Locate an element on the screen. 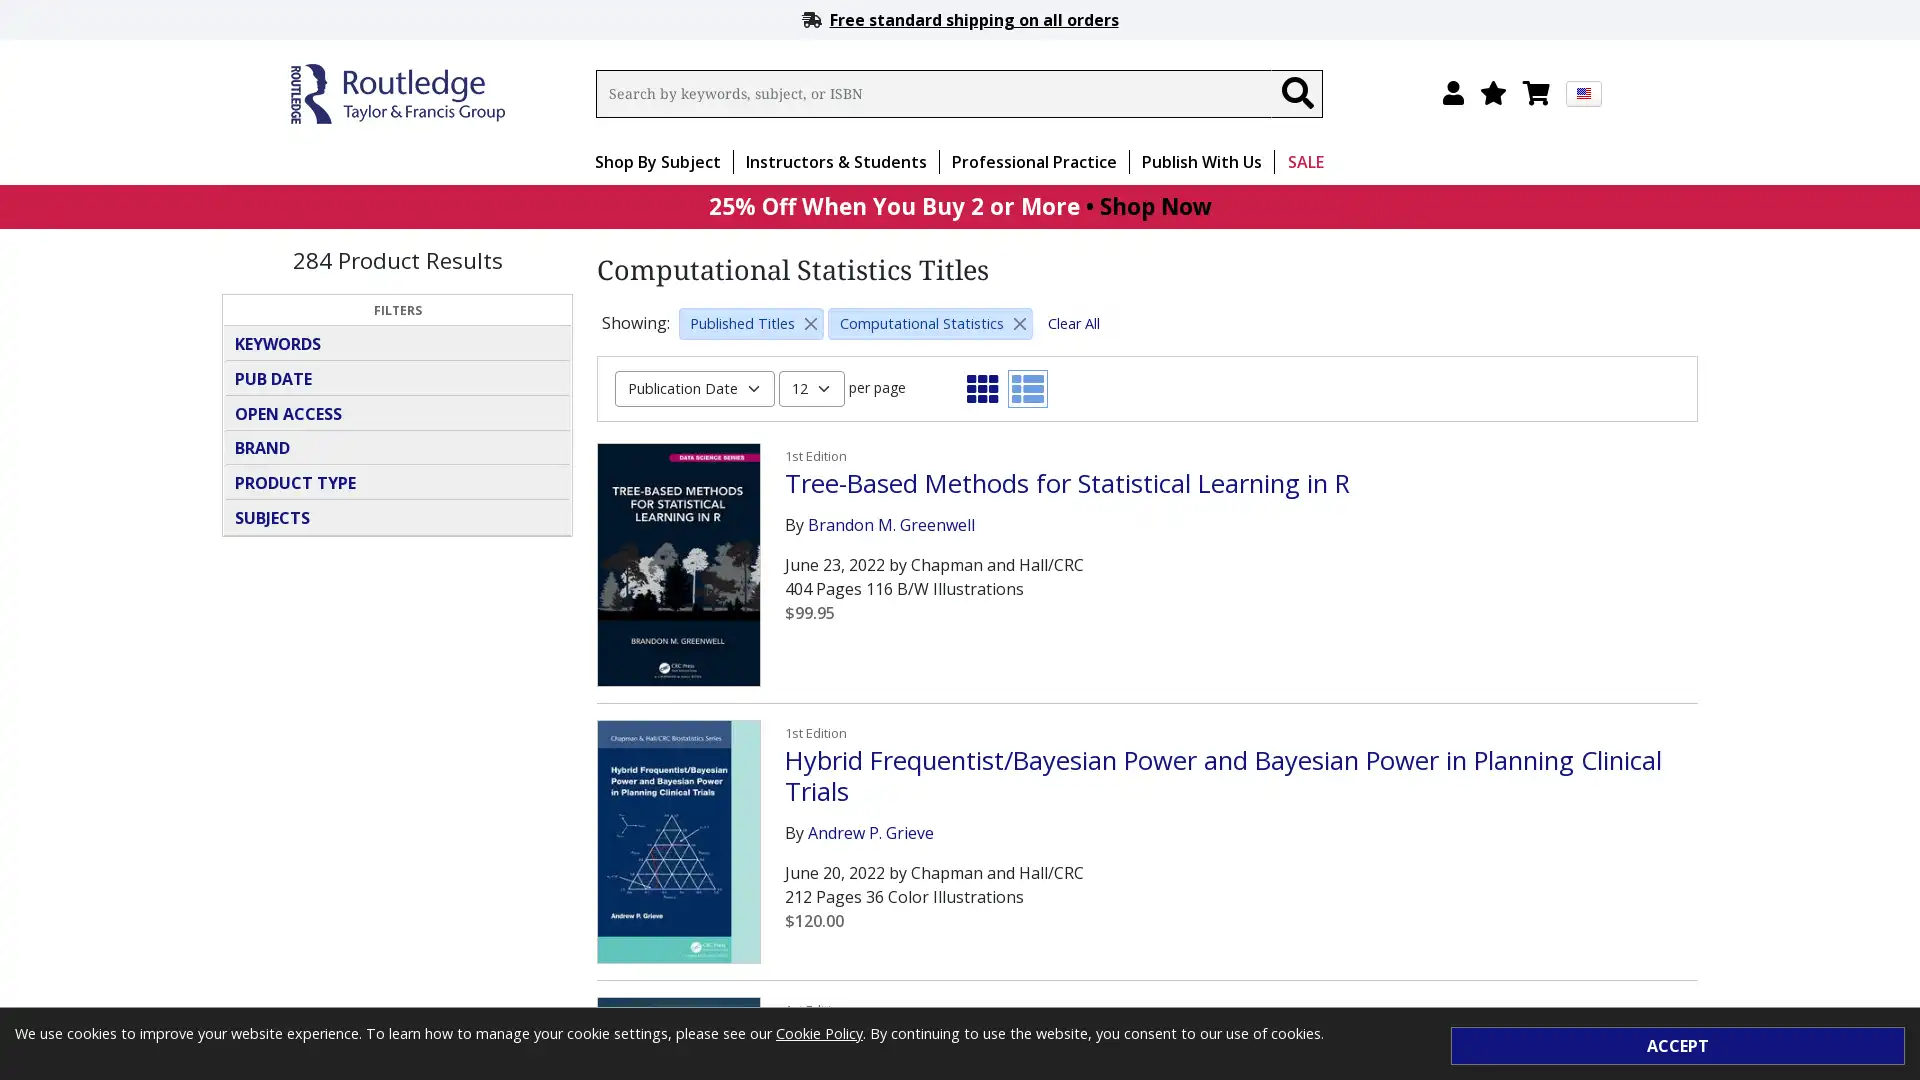 The height and width of the screenshot is (1080, 1920). KEYWORDS is located at coordinates (397, 342).